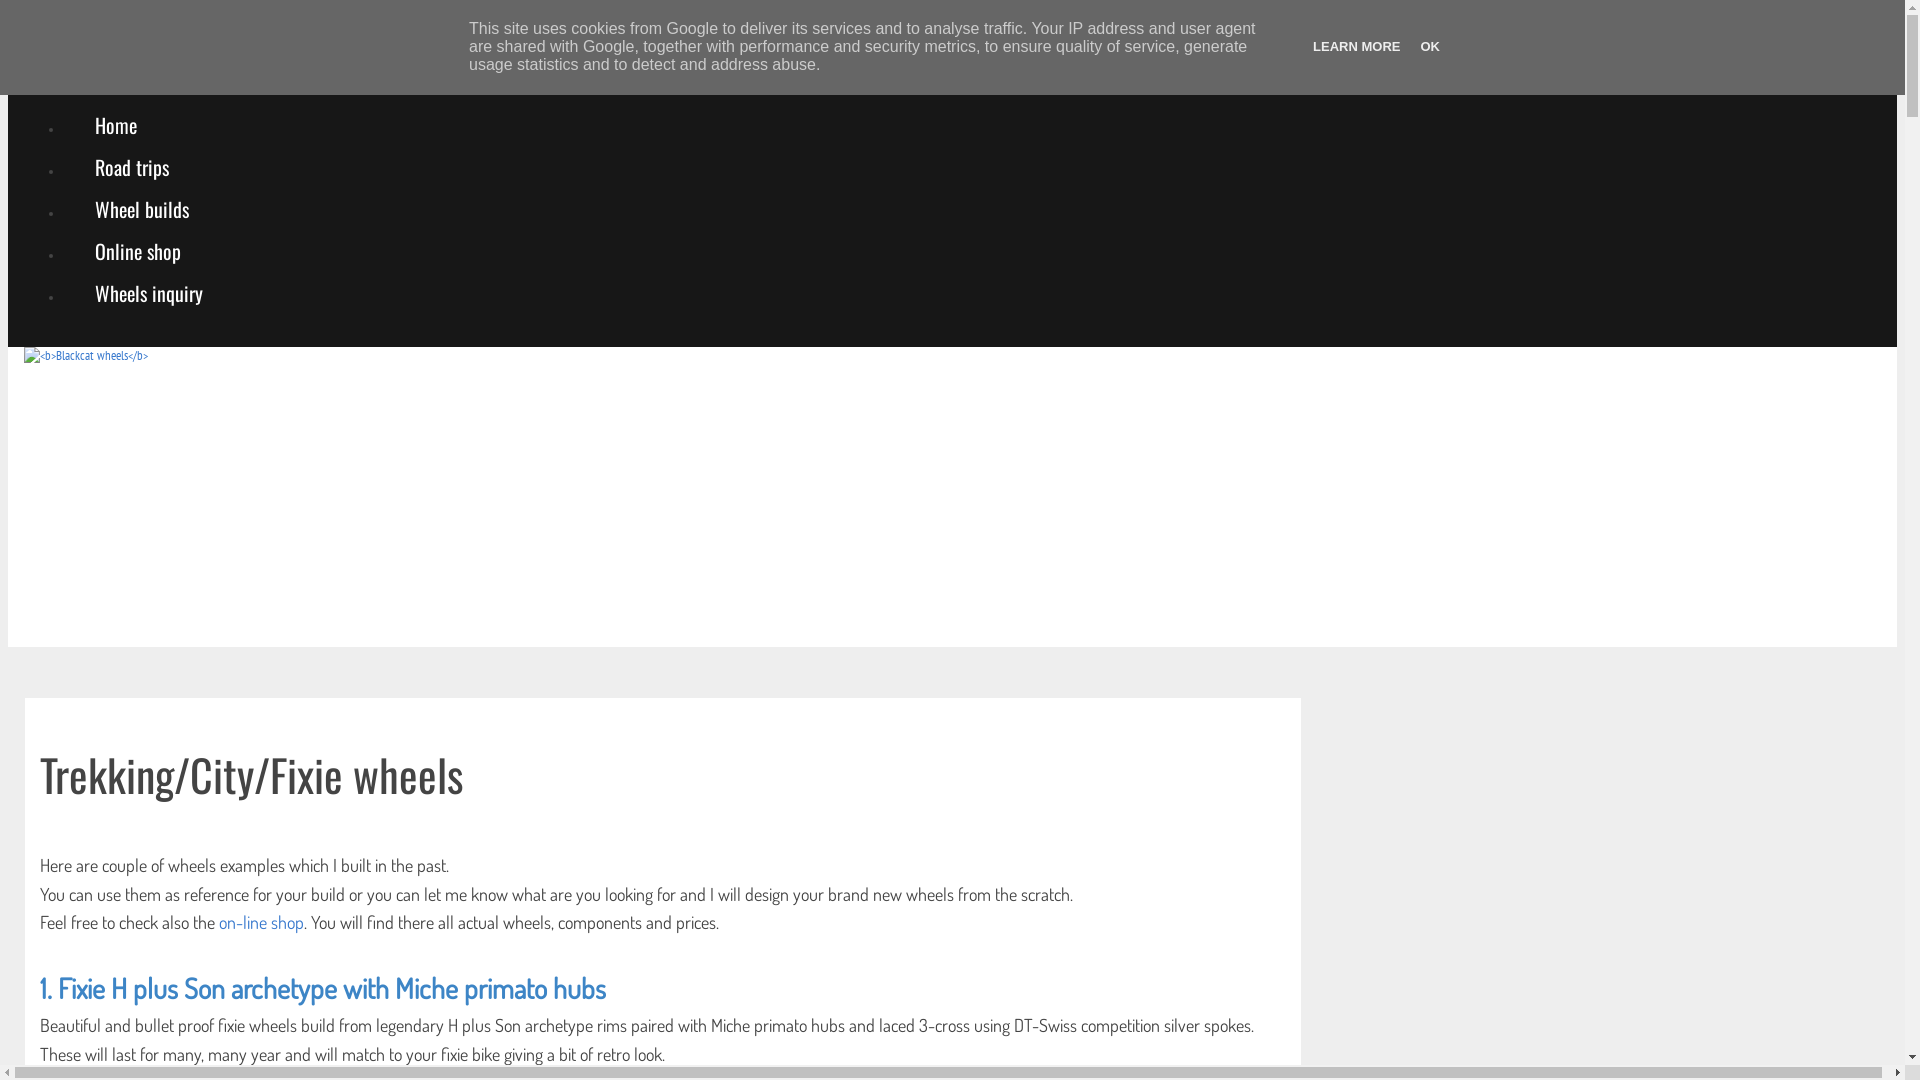 The height and width of the screenshot is (1080, 1920). Describe the element at coordinates (63, 293) in the screenshot. I see `'Wheels inquiry'` at that location.